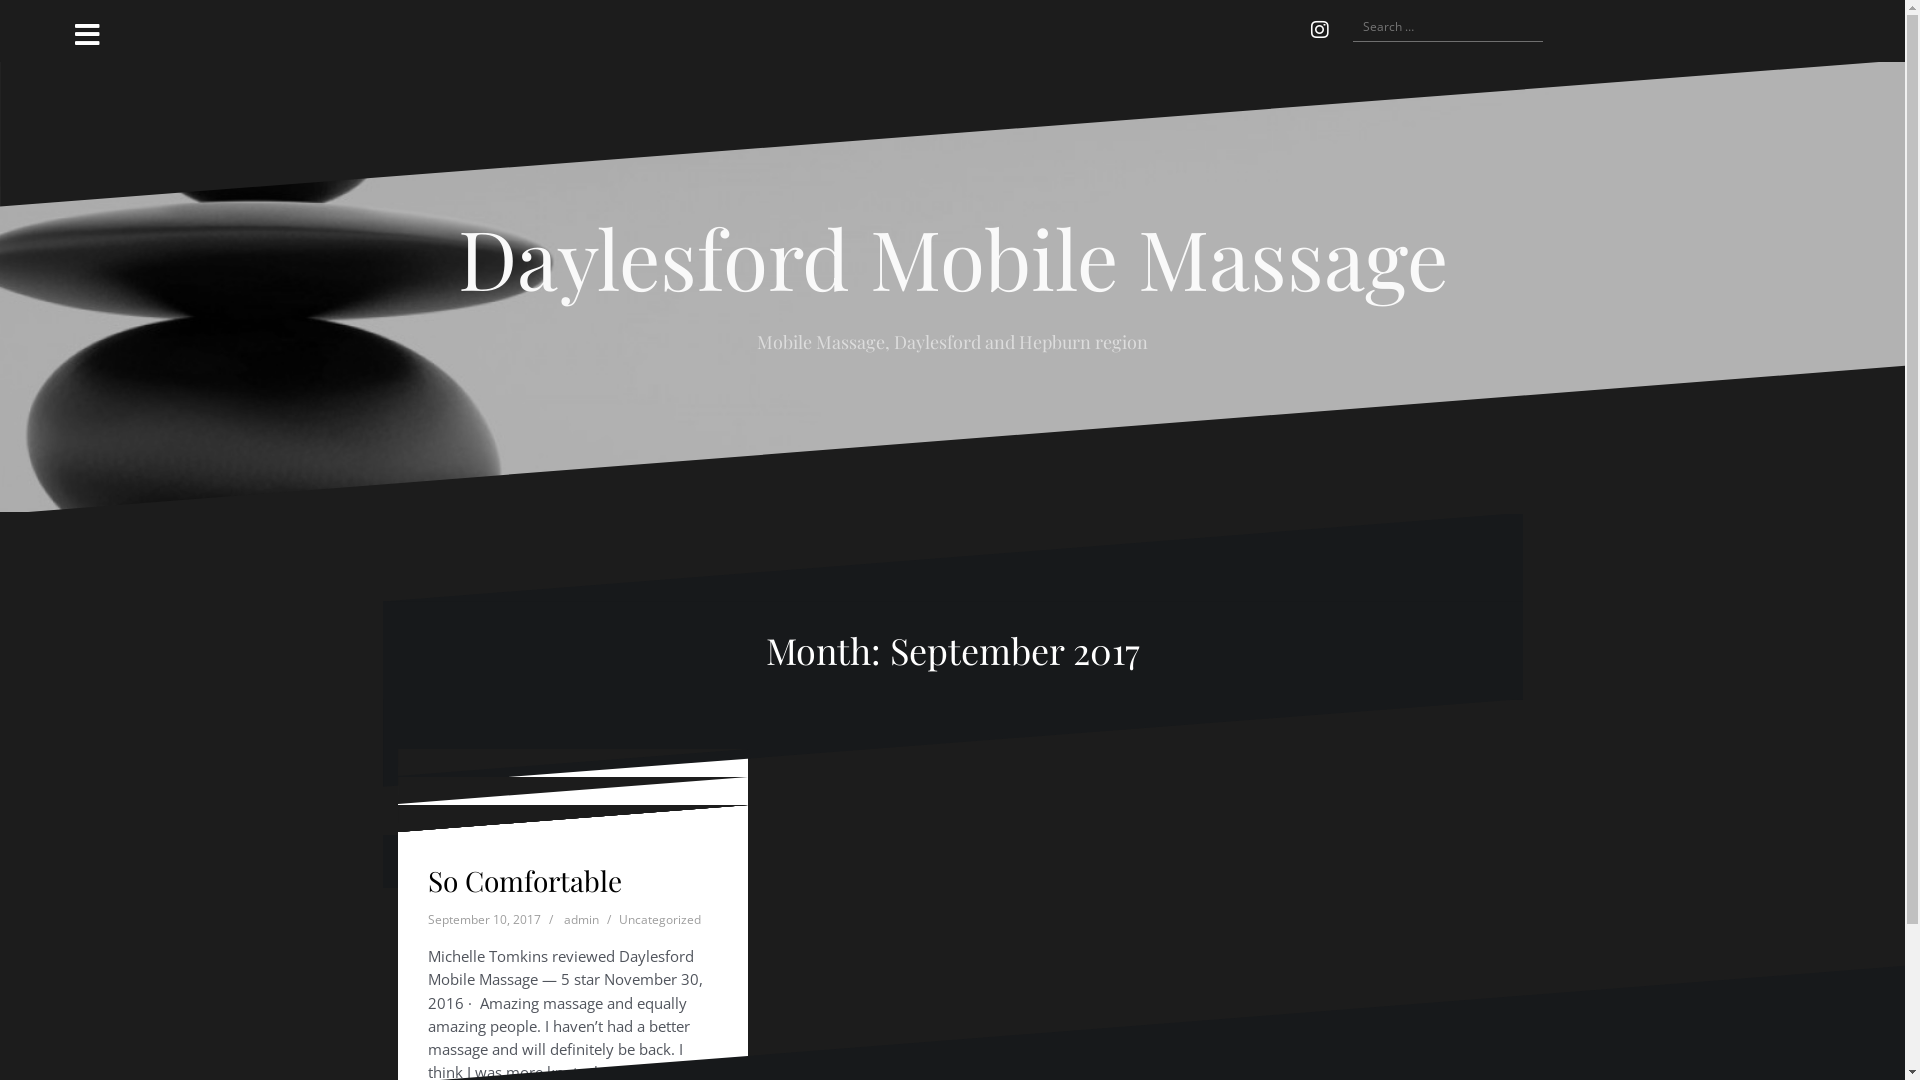 Image resolution: width=1920 pixels, height=1080 pixels. Describe the element at coordinates (617, 919) in the screenshot. I see `'Uncategorized'` at that location.